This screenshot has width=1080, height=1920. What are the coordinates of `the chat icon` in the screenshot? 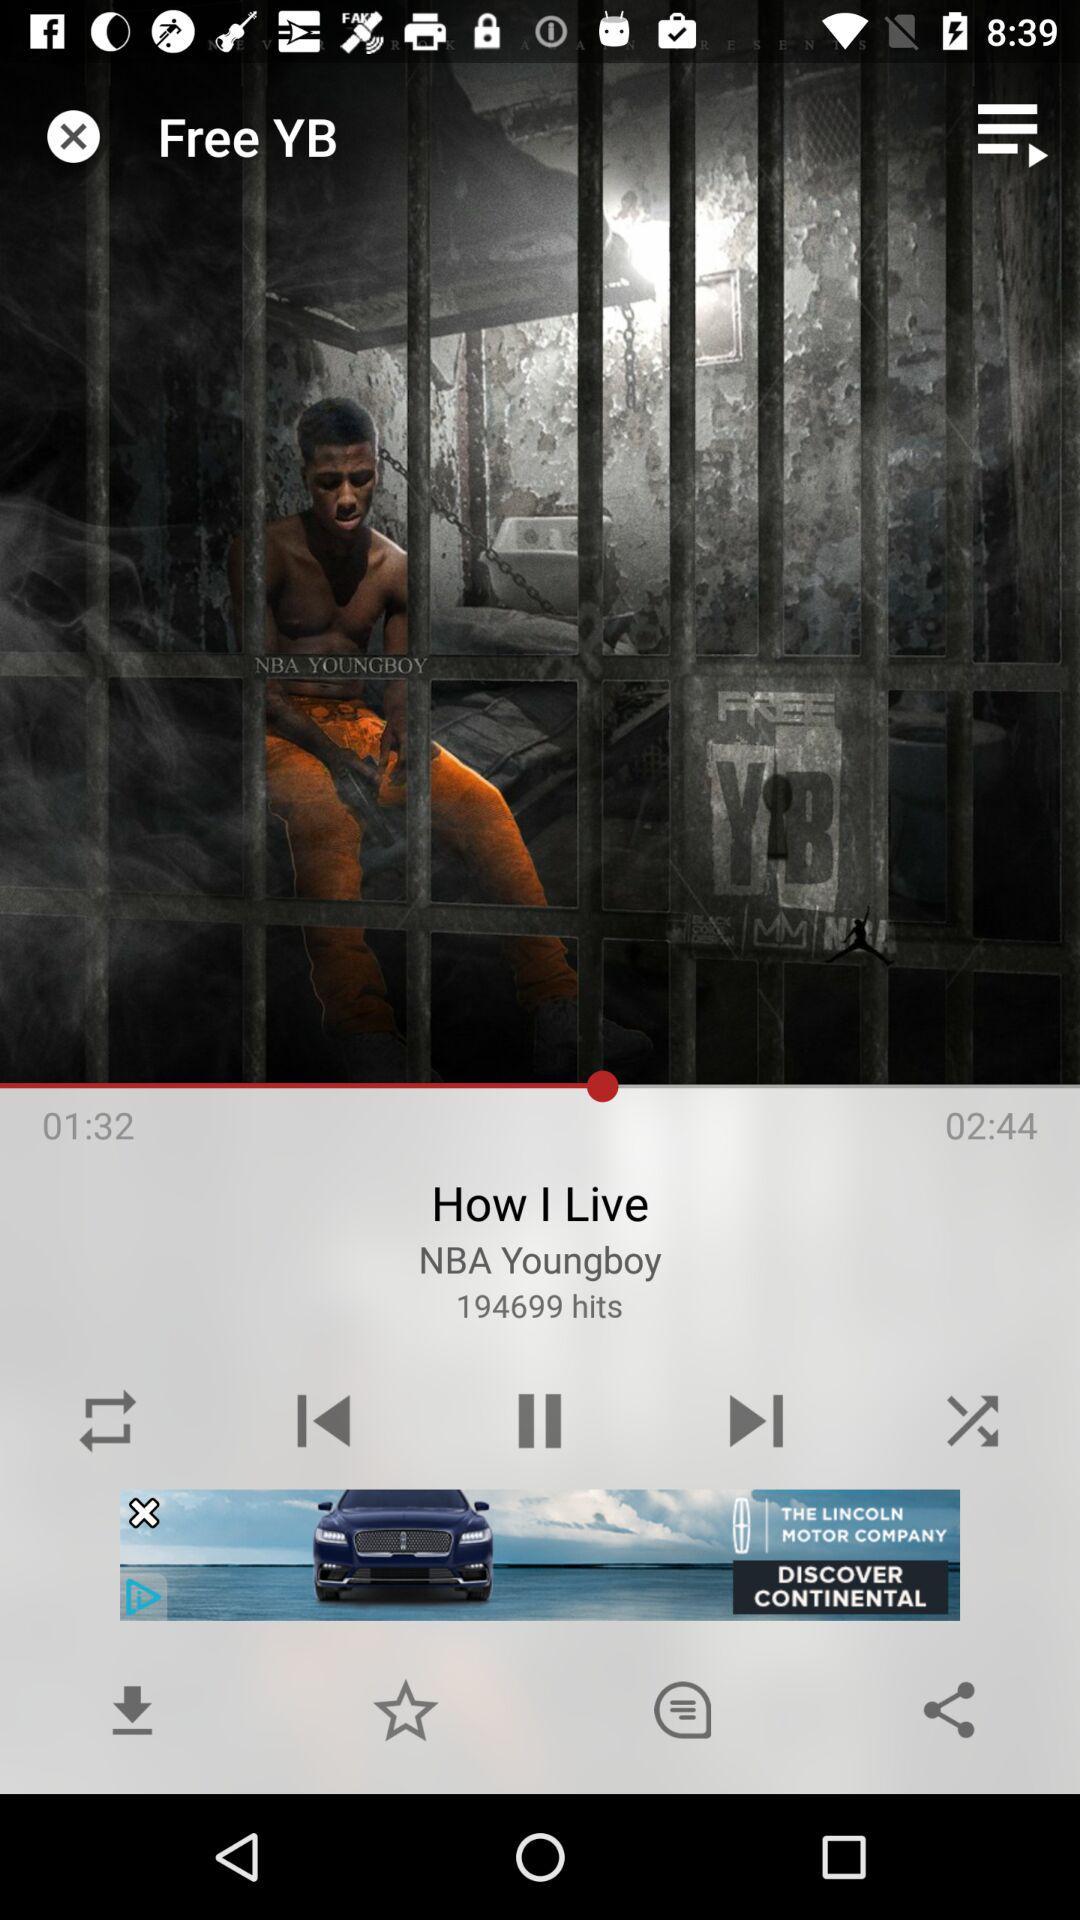 It's located at (681, 1708).